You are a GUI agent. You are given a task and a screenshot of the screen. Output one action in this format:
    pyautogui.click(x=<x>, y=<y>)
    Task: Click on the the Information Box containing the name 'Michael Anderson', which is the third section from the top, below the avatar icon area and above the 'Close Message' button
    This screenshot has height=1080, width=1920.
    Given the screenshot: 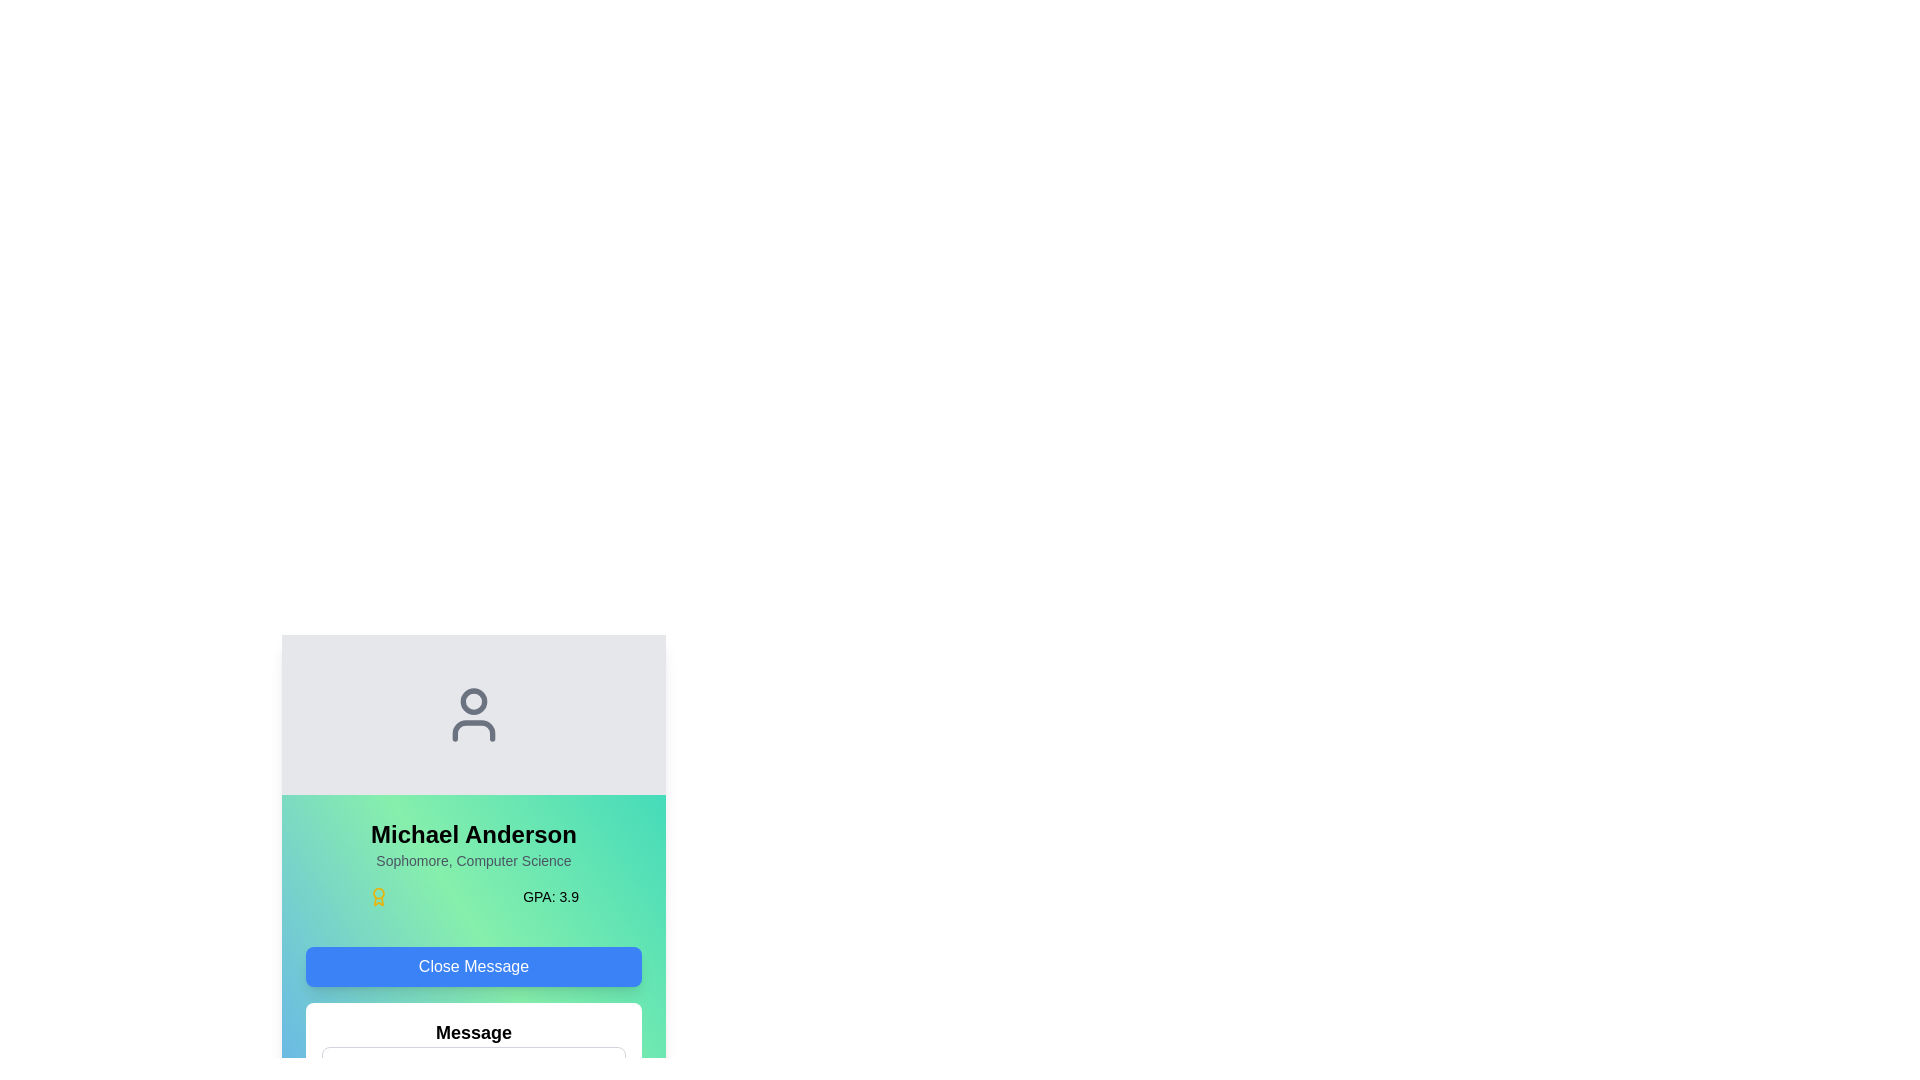 What is the action you would take?
    pyautogui.click(x=473, y=862)
    